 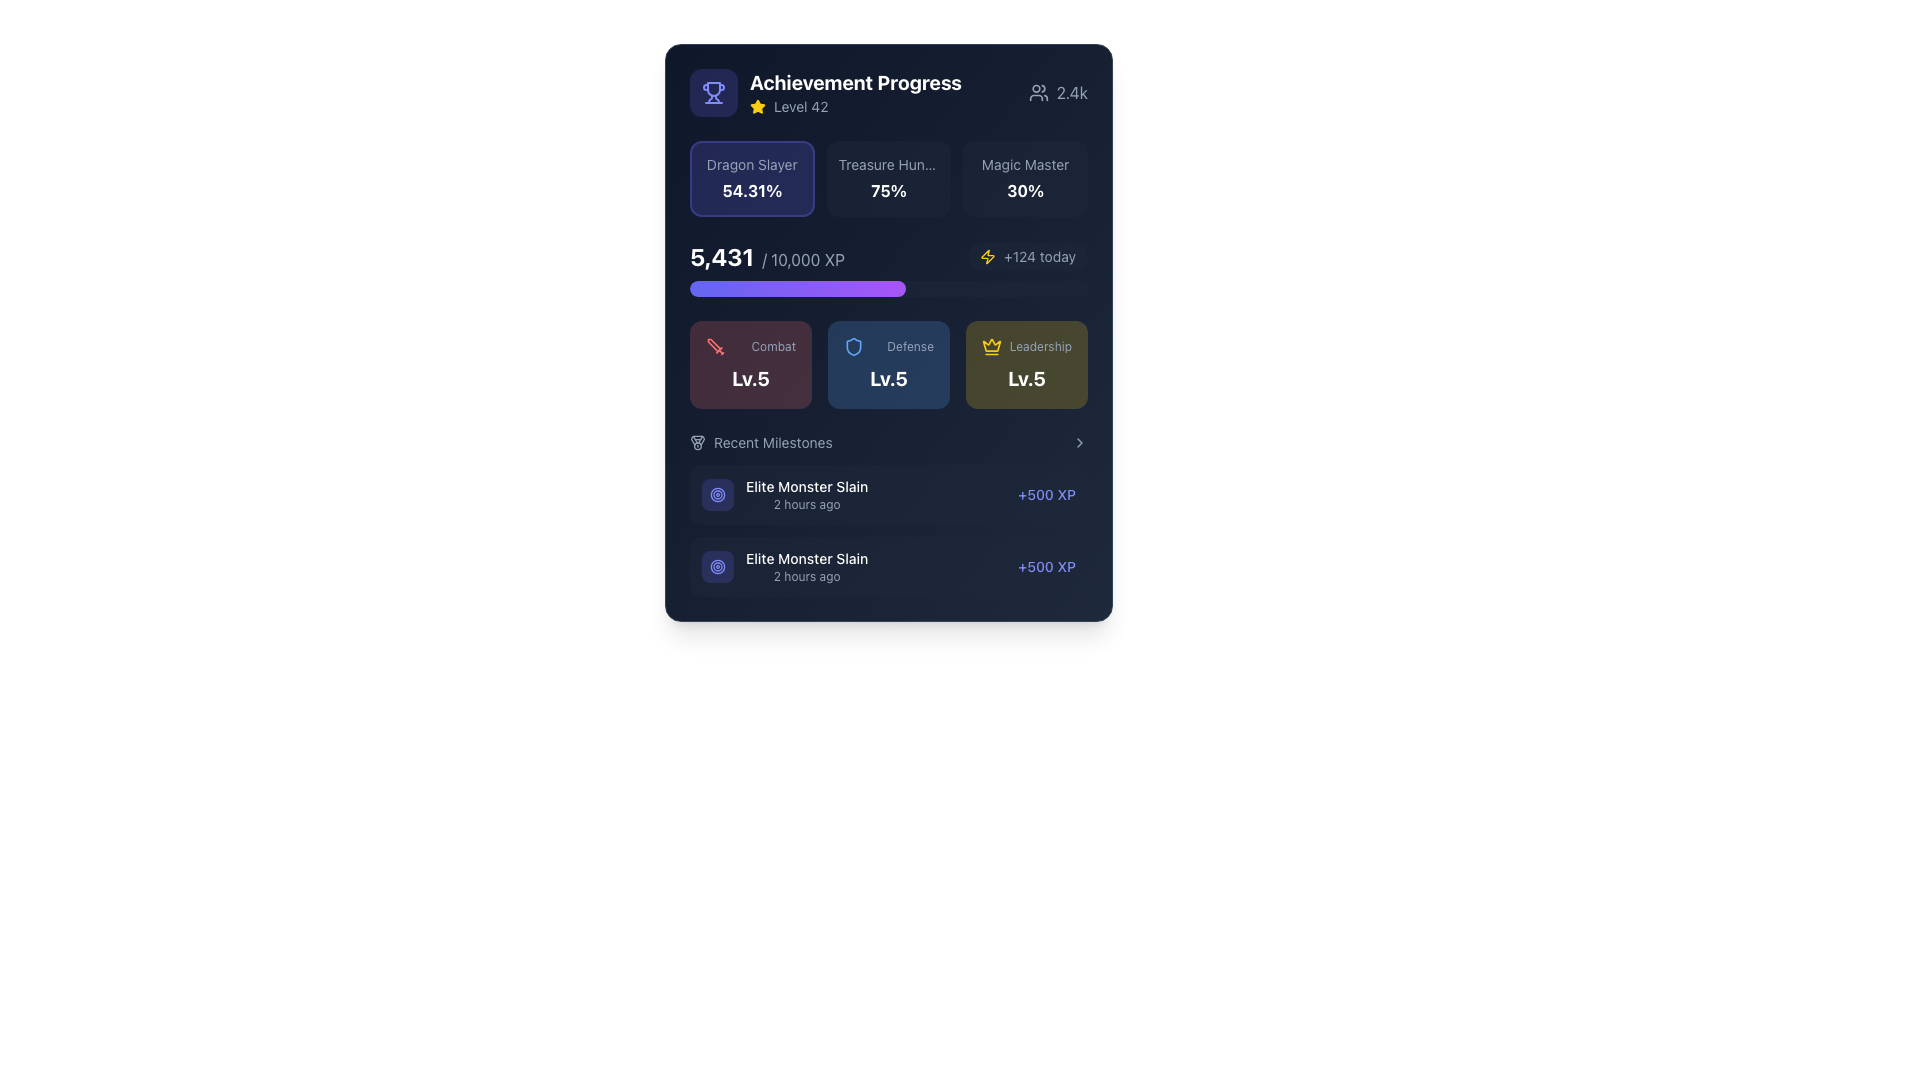 What do you see at coordinates (887, 378) in the screenshot?
I see `the text label indicating 'Lv.5', styled in bold white font against a blue background, located under the 'Defense' icon and label` at bounding box center [887, 378].